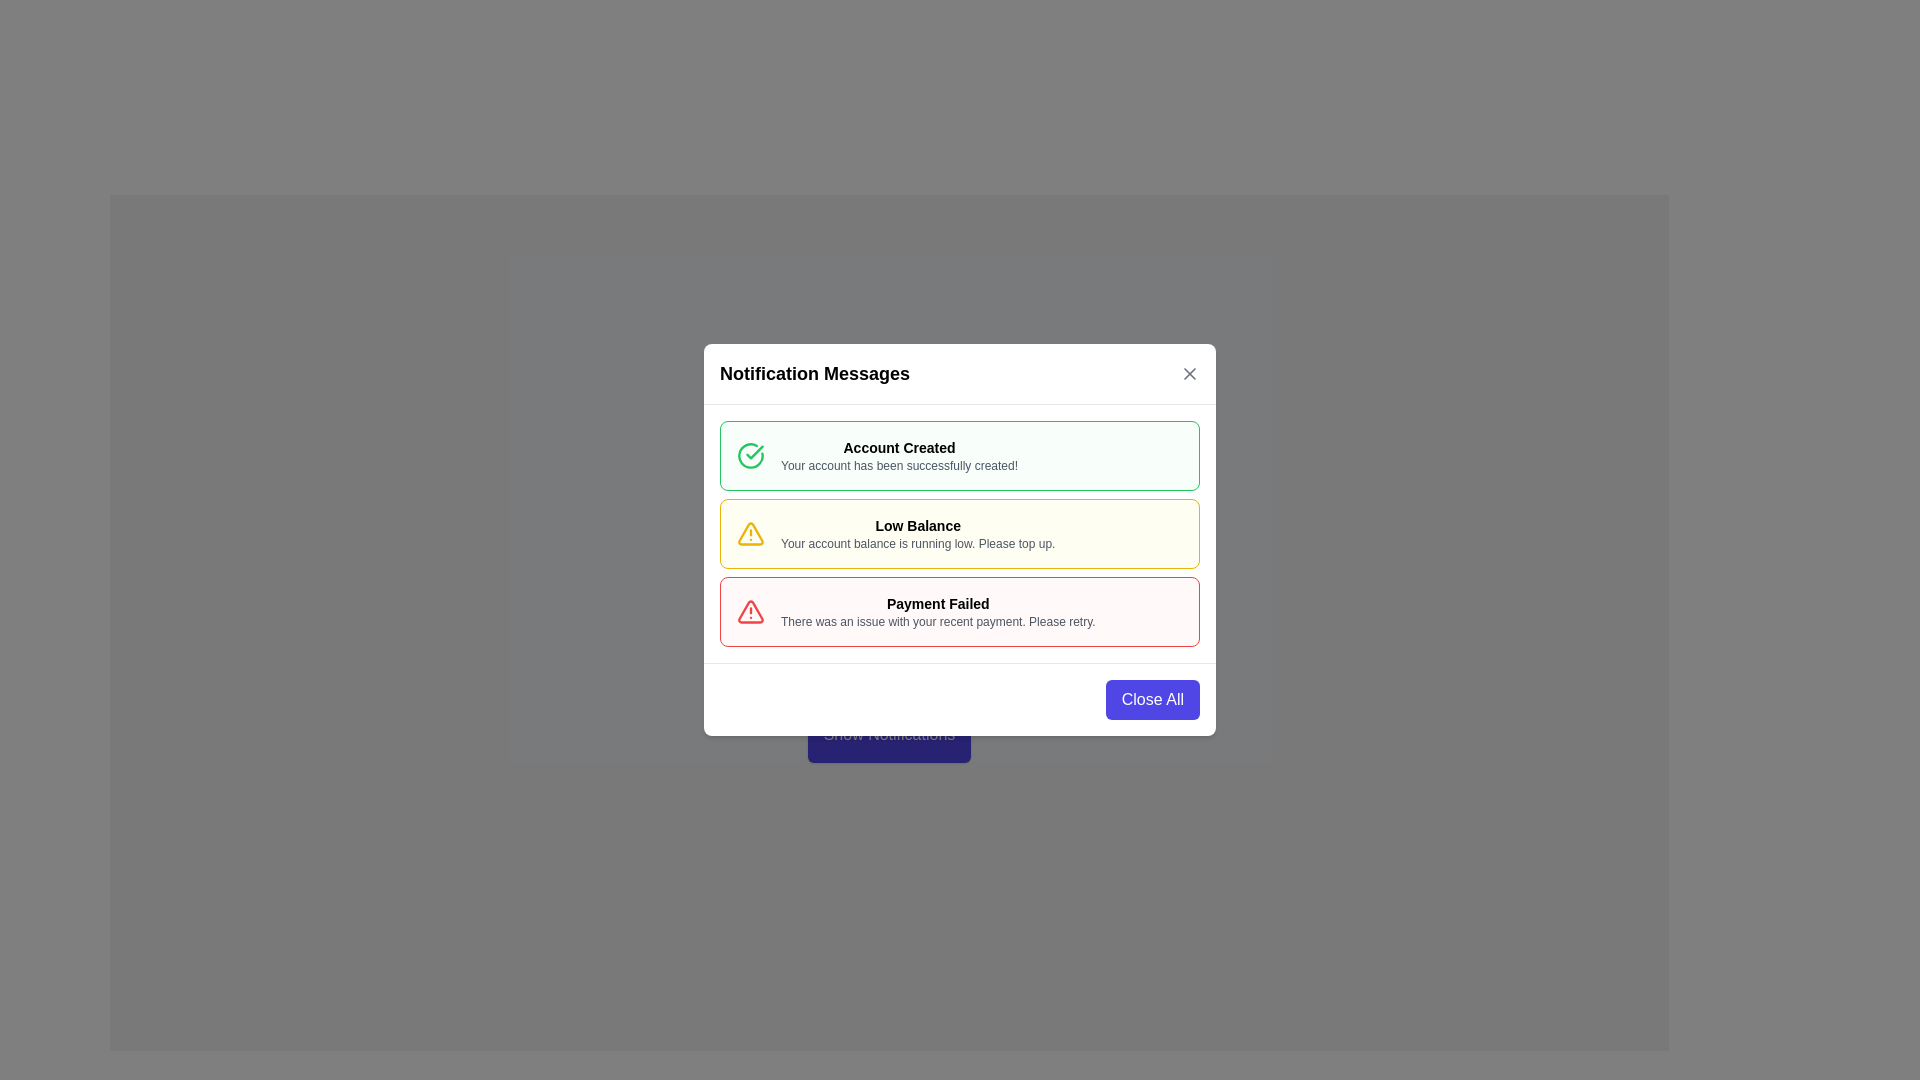 This screenshot has height=1080, width=1920. I want to click on the title or header text of the notification related to a failed payment, located near the bottom of the notification box above the descriptive message, so click(937, 603).